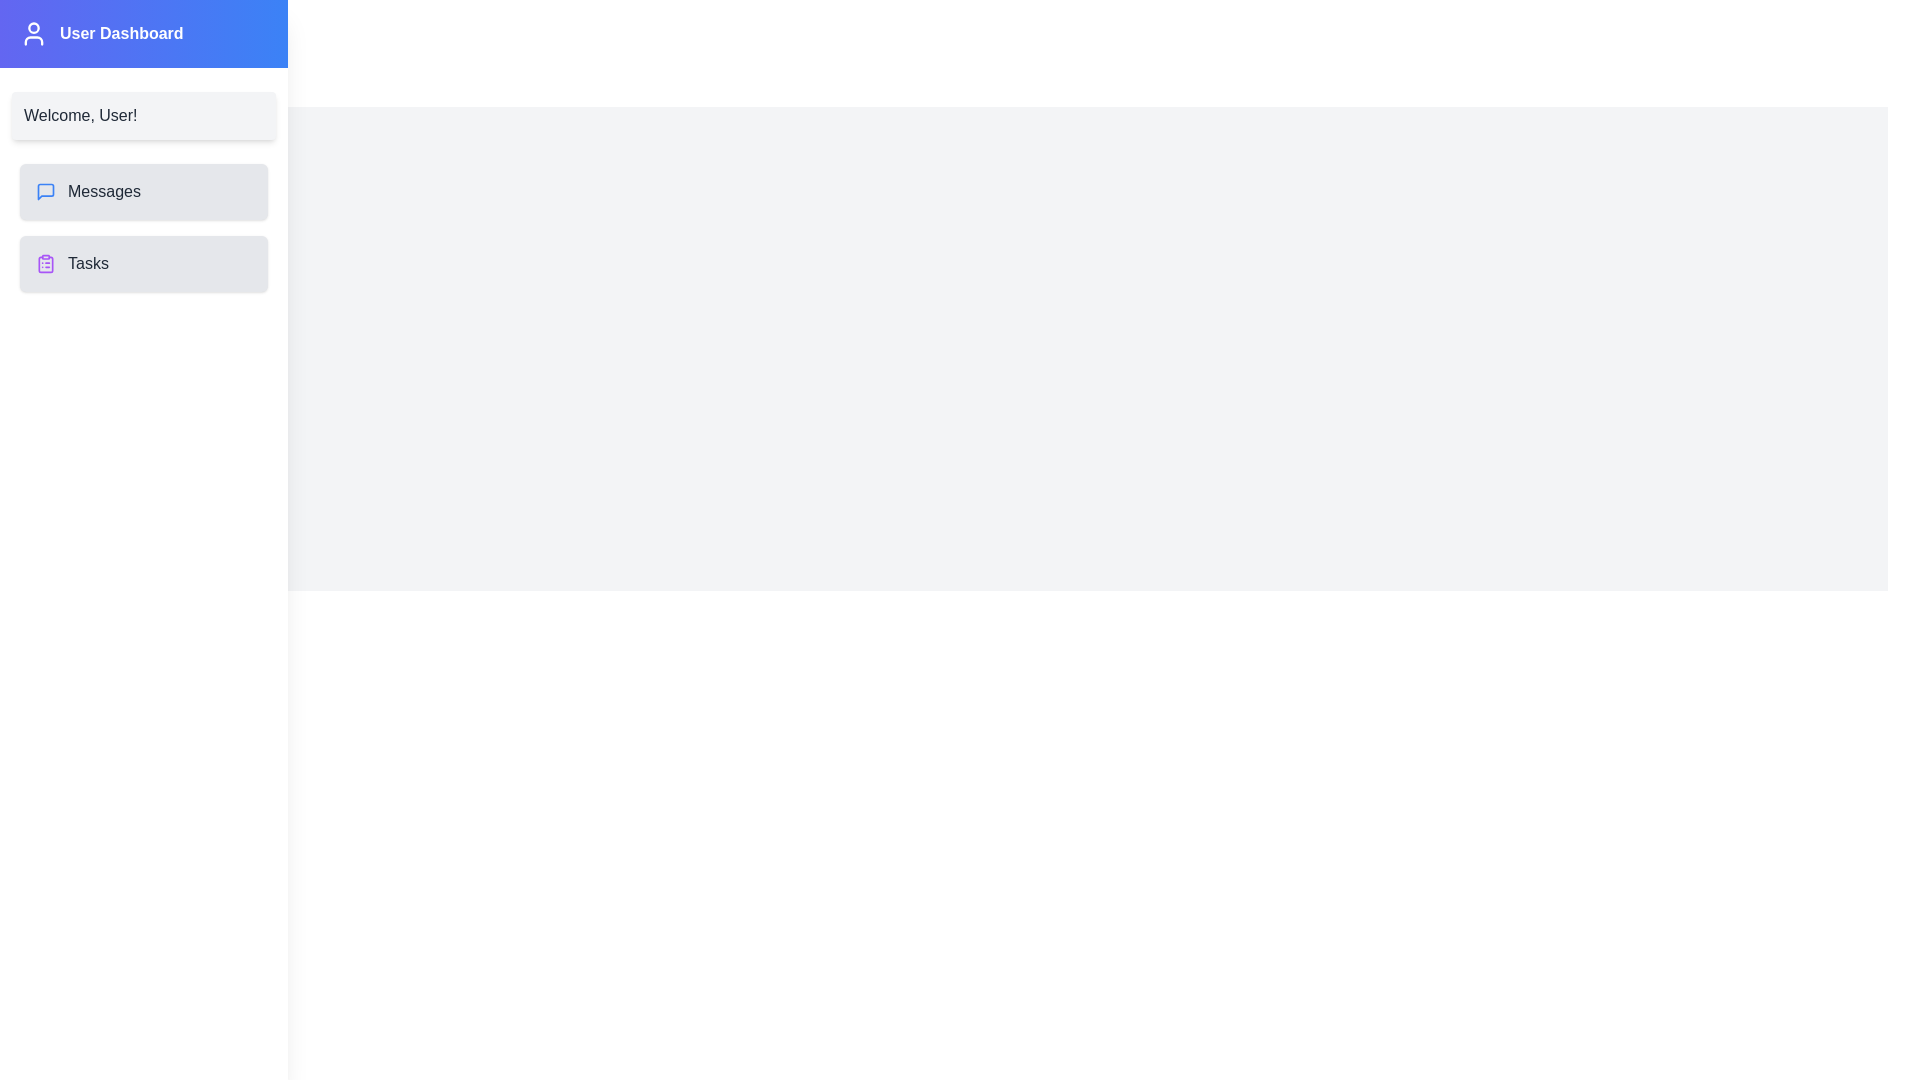 The height and width of the screenshot is (1080, 1920). I want to click on the text element Messages for interaction, so click(103, 192).